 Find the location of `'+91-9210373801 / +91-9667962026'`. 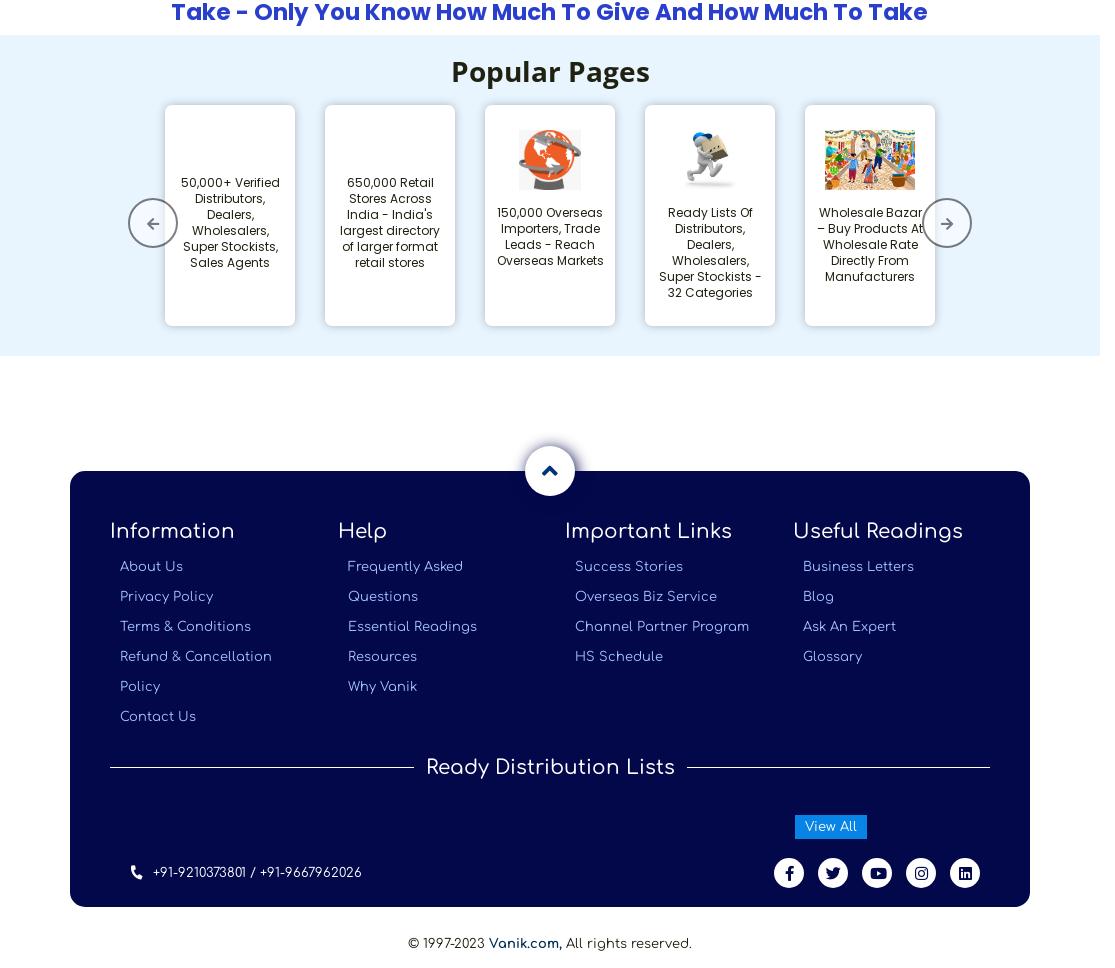

'+91-9210373801 / +91-9667962026' is located at coordinates (257, 870).